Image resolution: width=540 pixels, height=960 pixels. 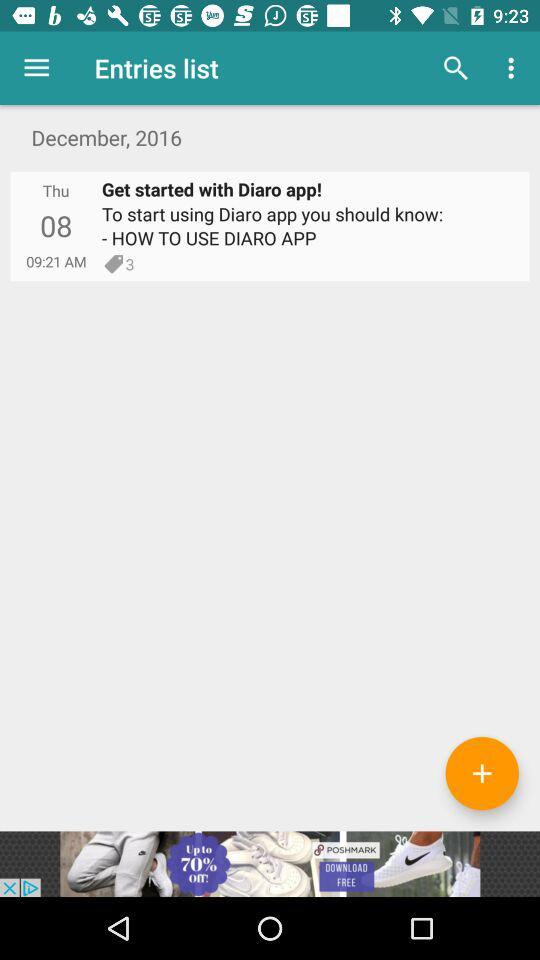 I want to click on more button, so click(x=481, y=772).